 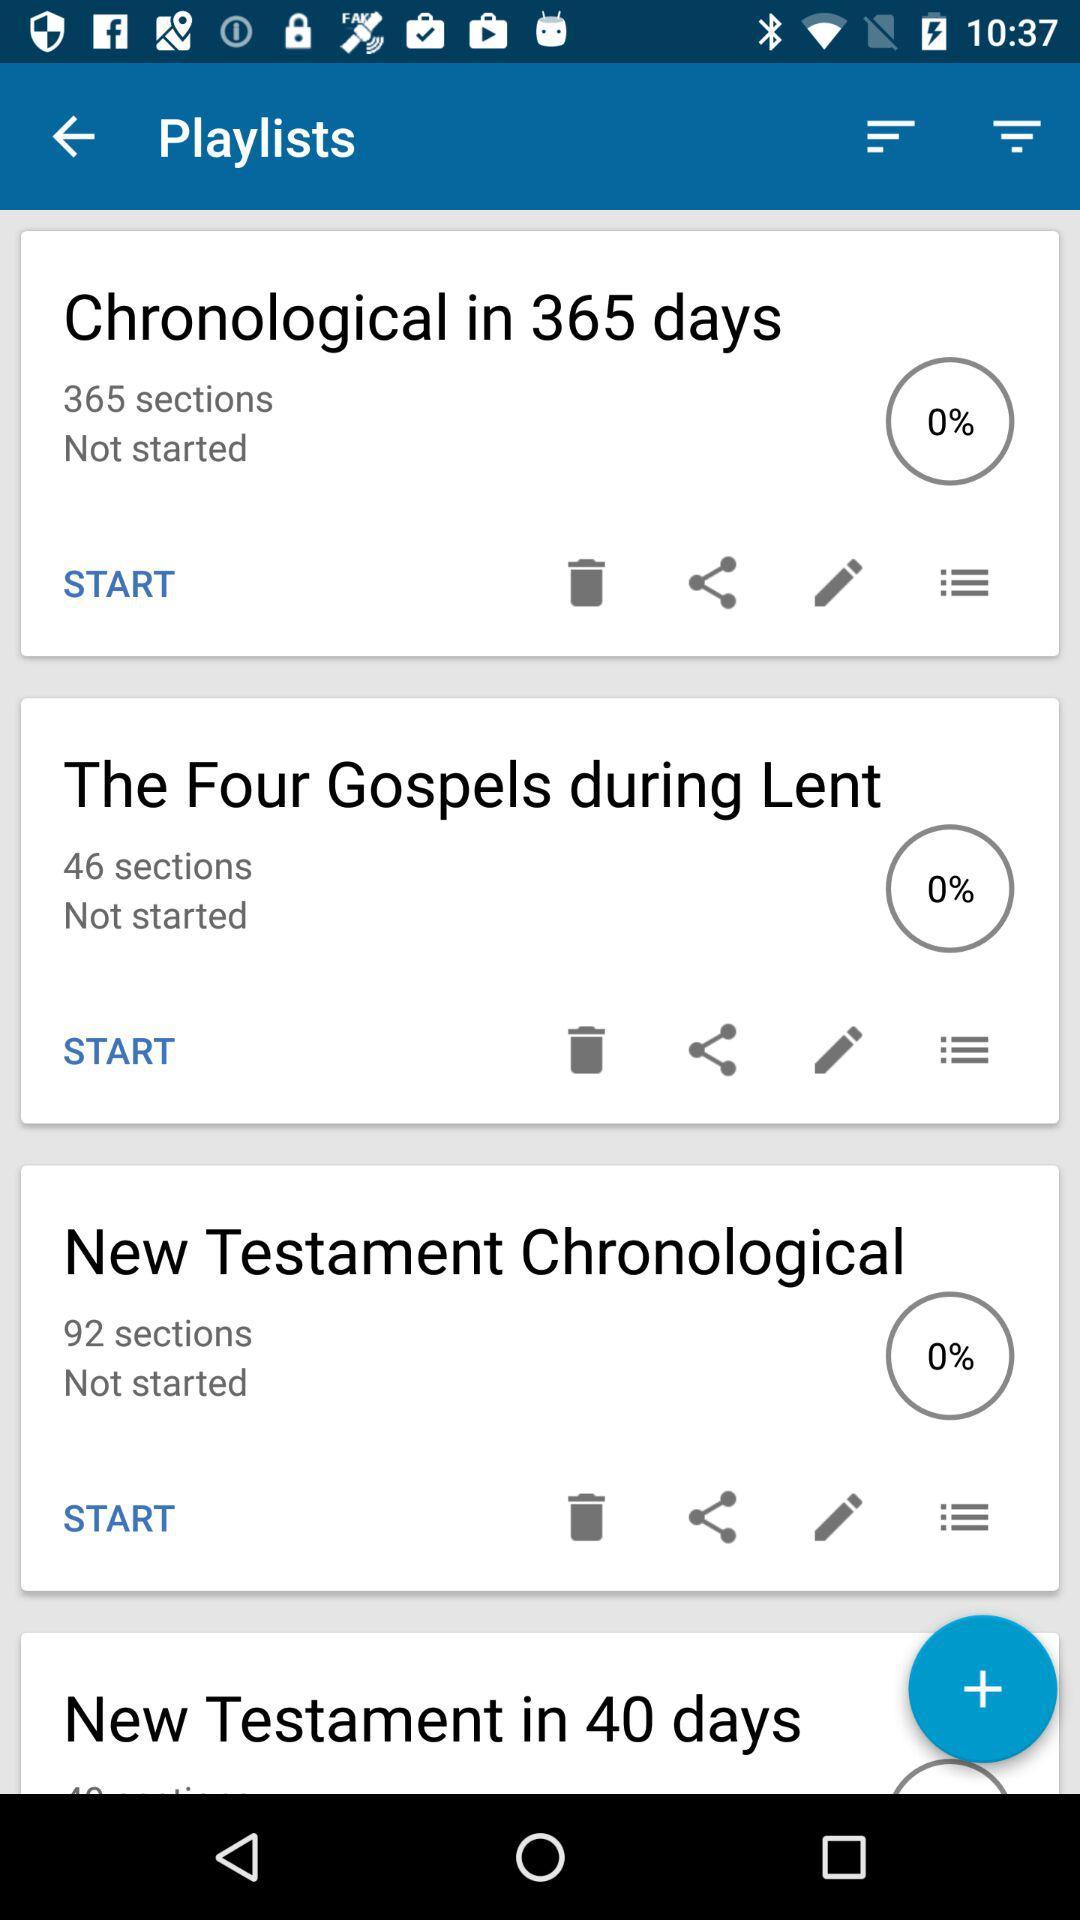 What do you see at coordinates (72, 135) in the screenshot?
I see `icon to the left of the playlists item` at bounding box center [72, 135].